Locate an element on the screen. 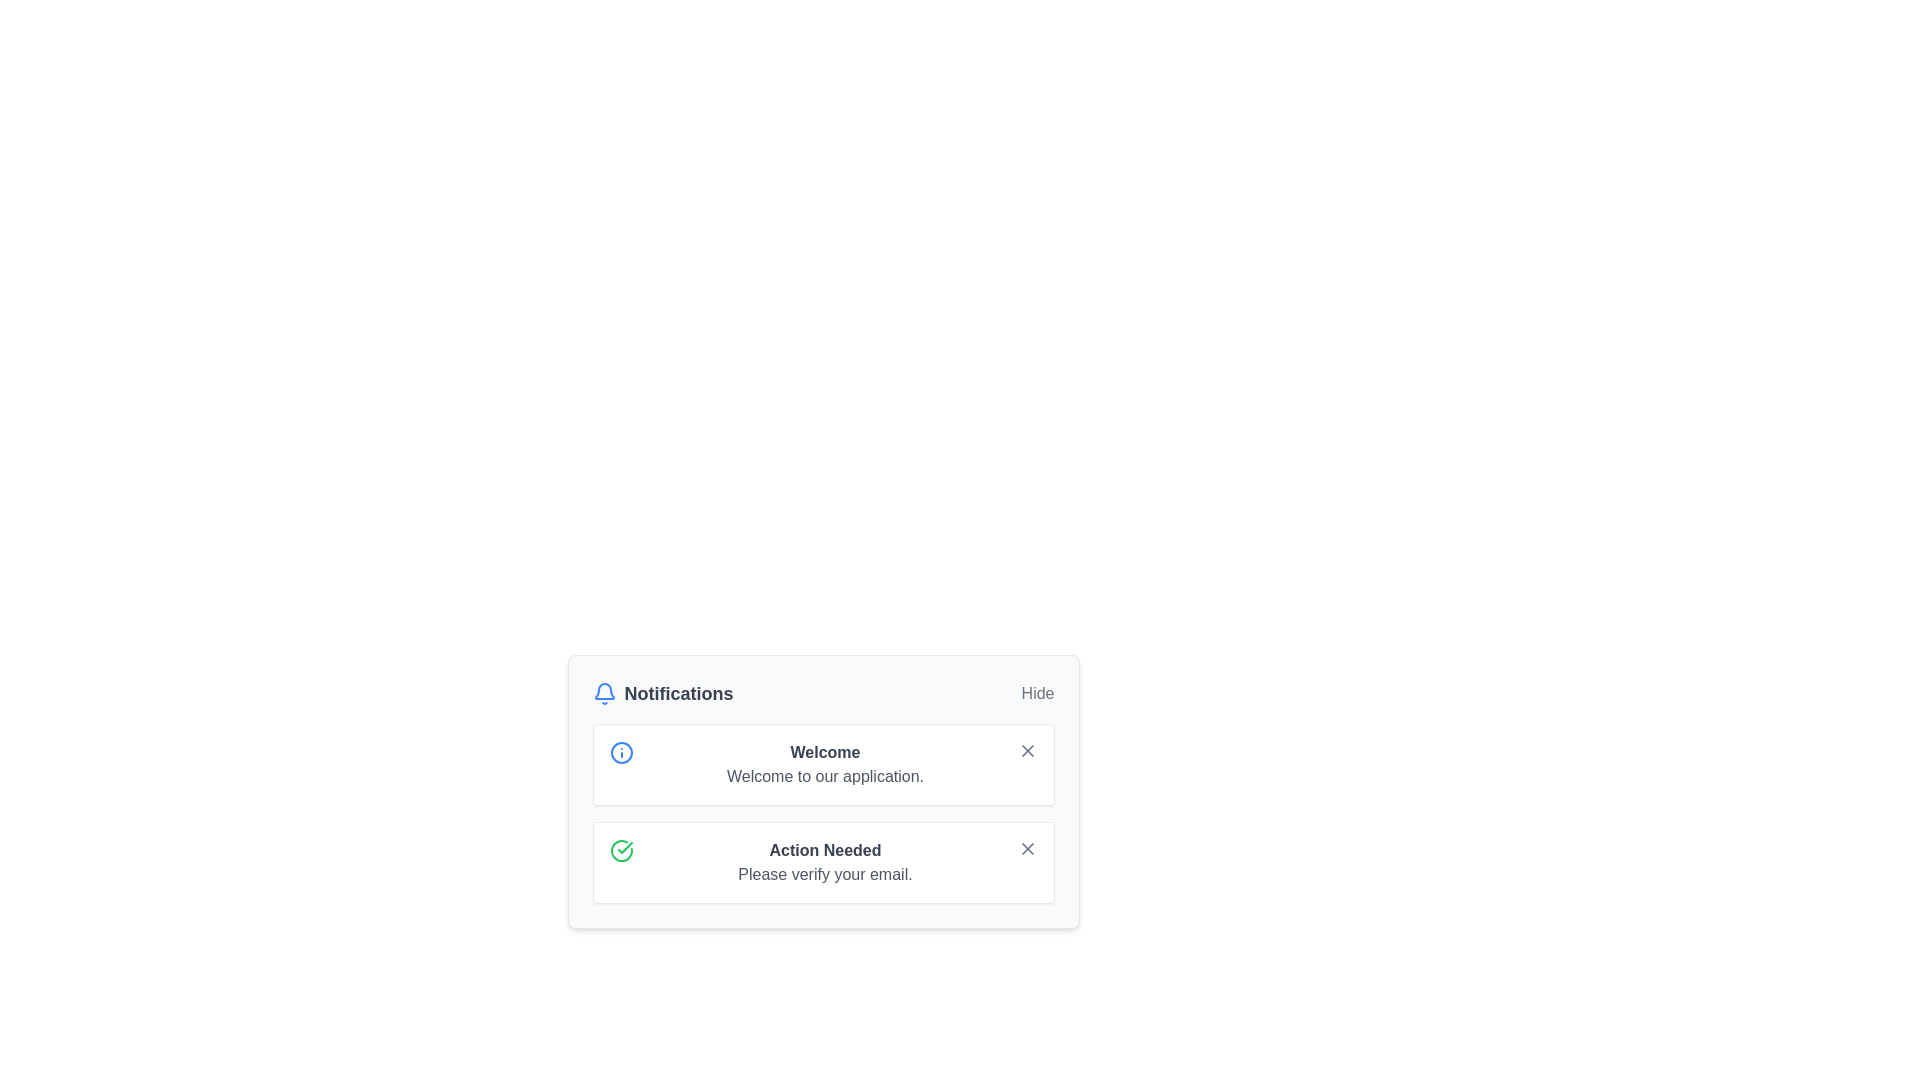 The width and height of the screenshot is (1920, 1080). the success indicator icon located in the left section of the 'Action Needed' notification card, next to the notification title and description is located at coordinates (620, 851).